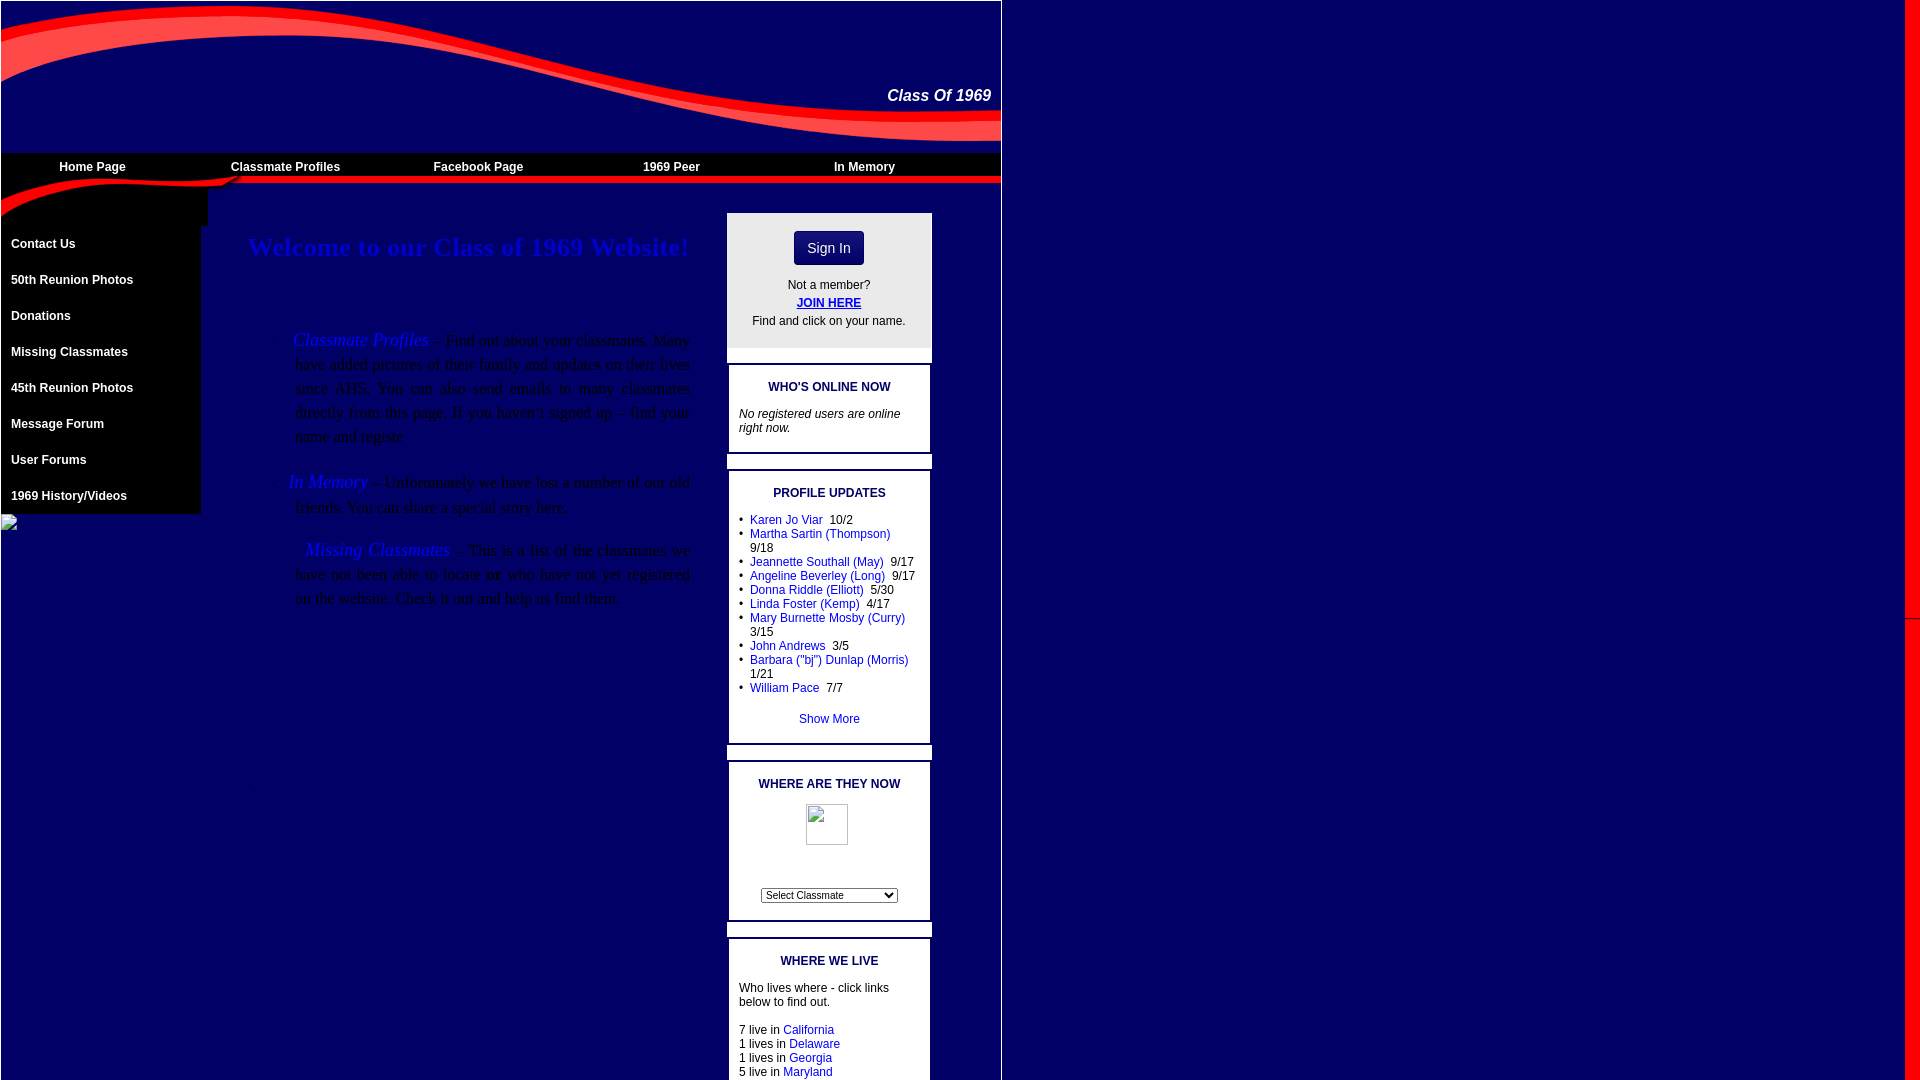  I want to click on 'Delaware', so click(814, 1043).